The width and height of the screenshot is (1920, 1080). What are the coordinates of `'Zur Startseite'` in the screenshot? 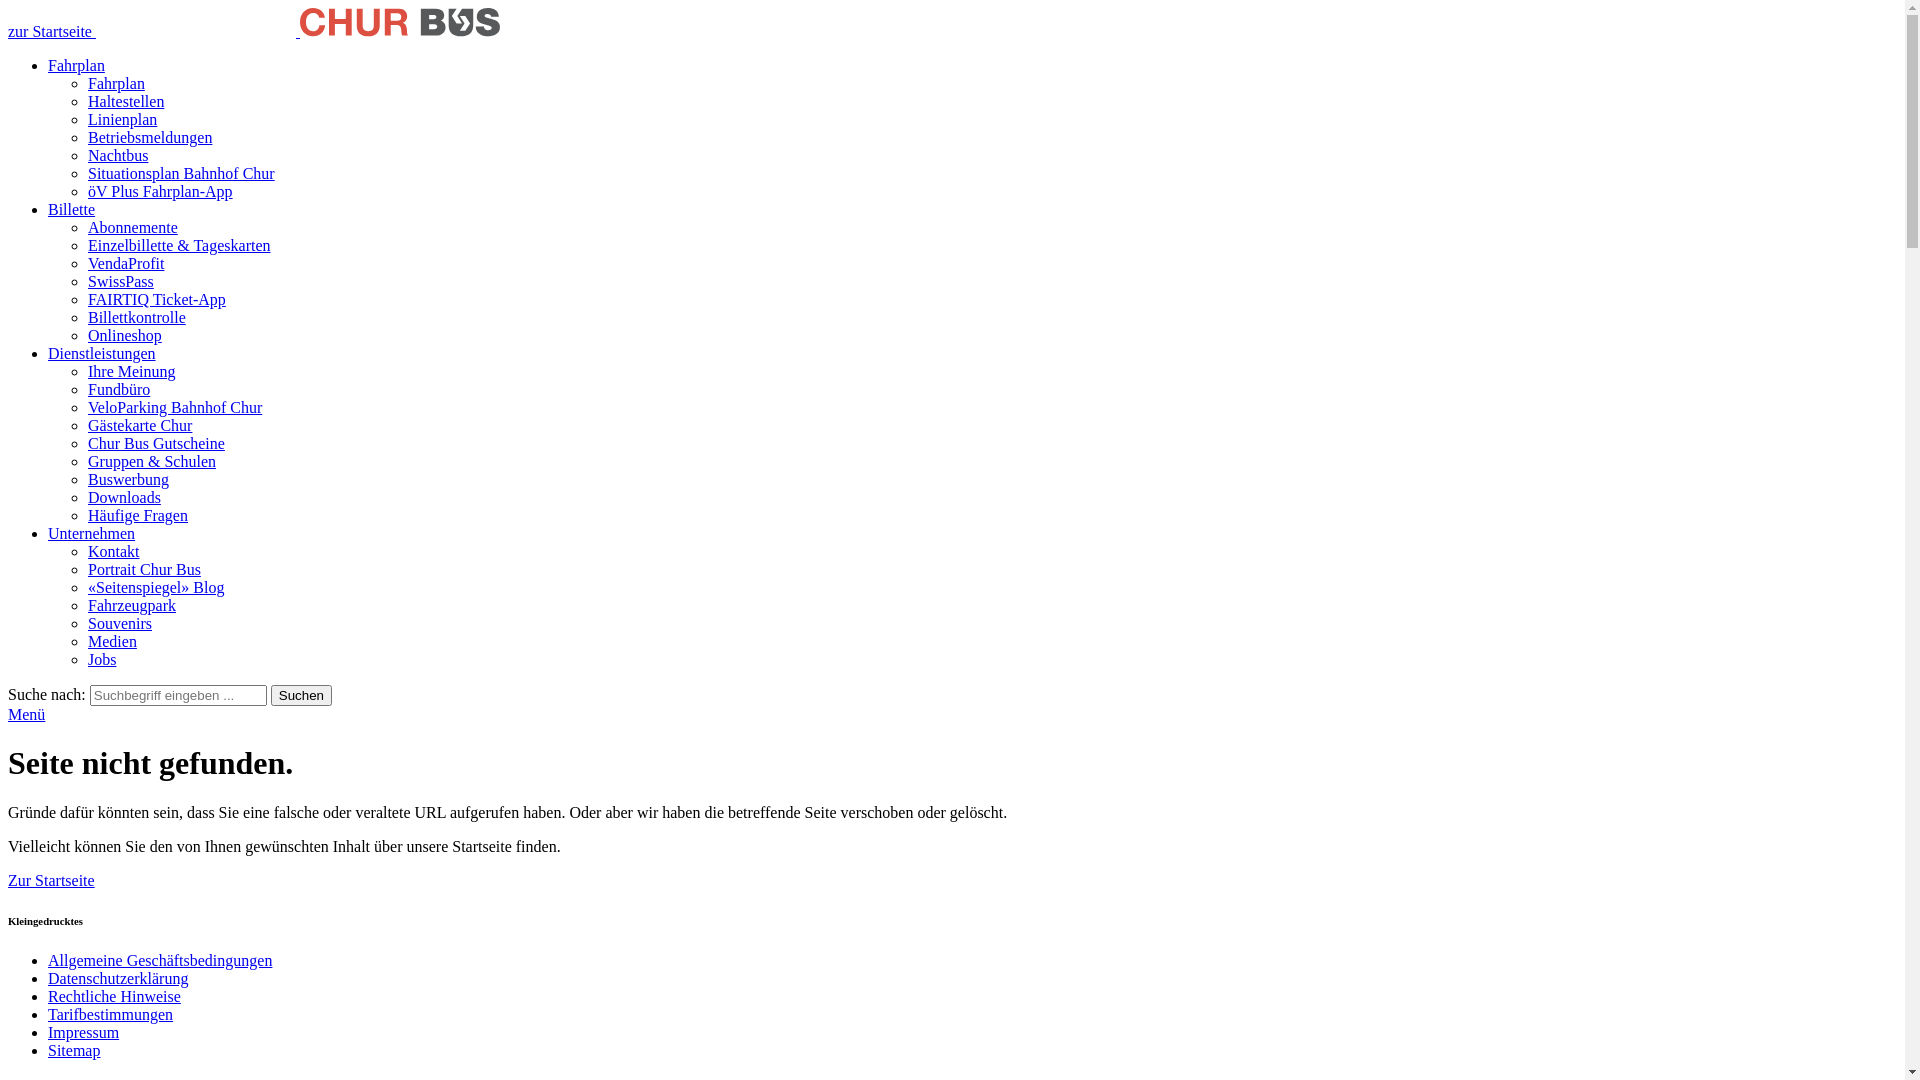 It's located at (8, 879).